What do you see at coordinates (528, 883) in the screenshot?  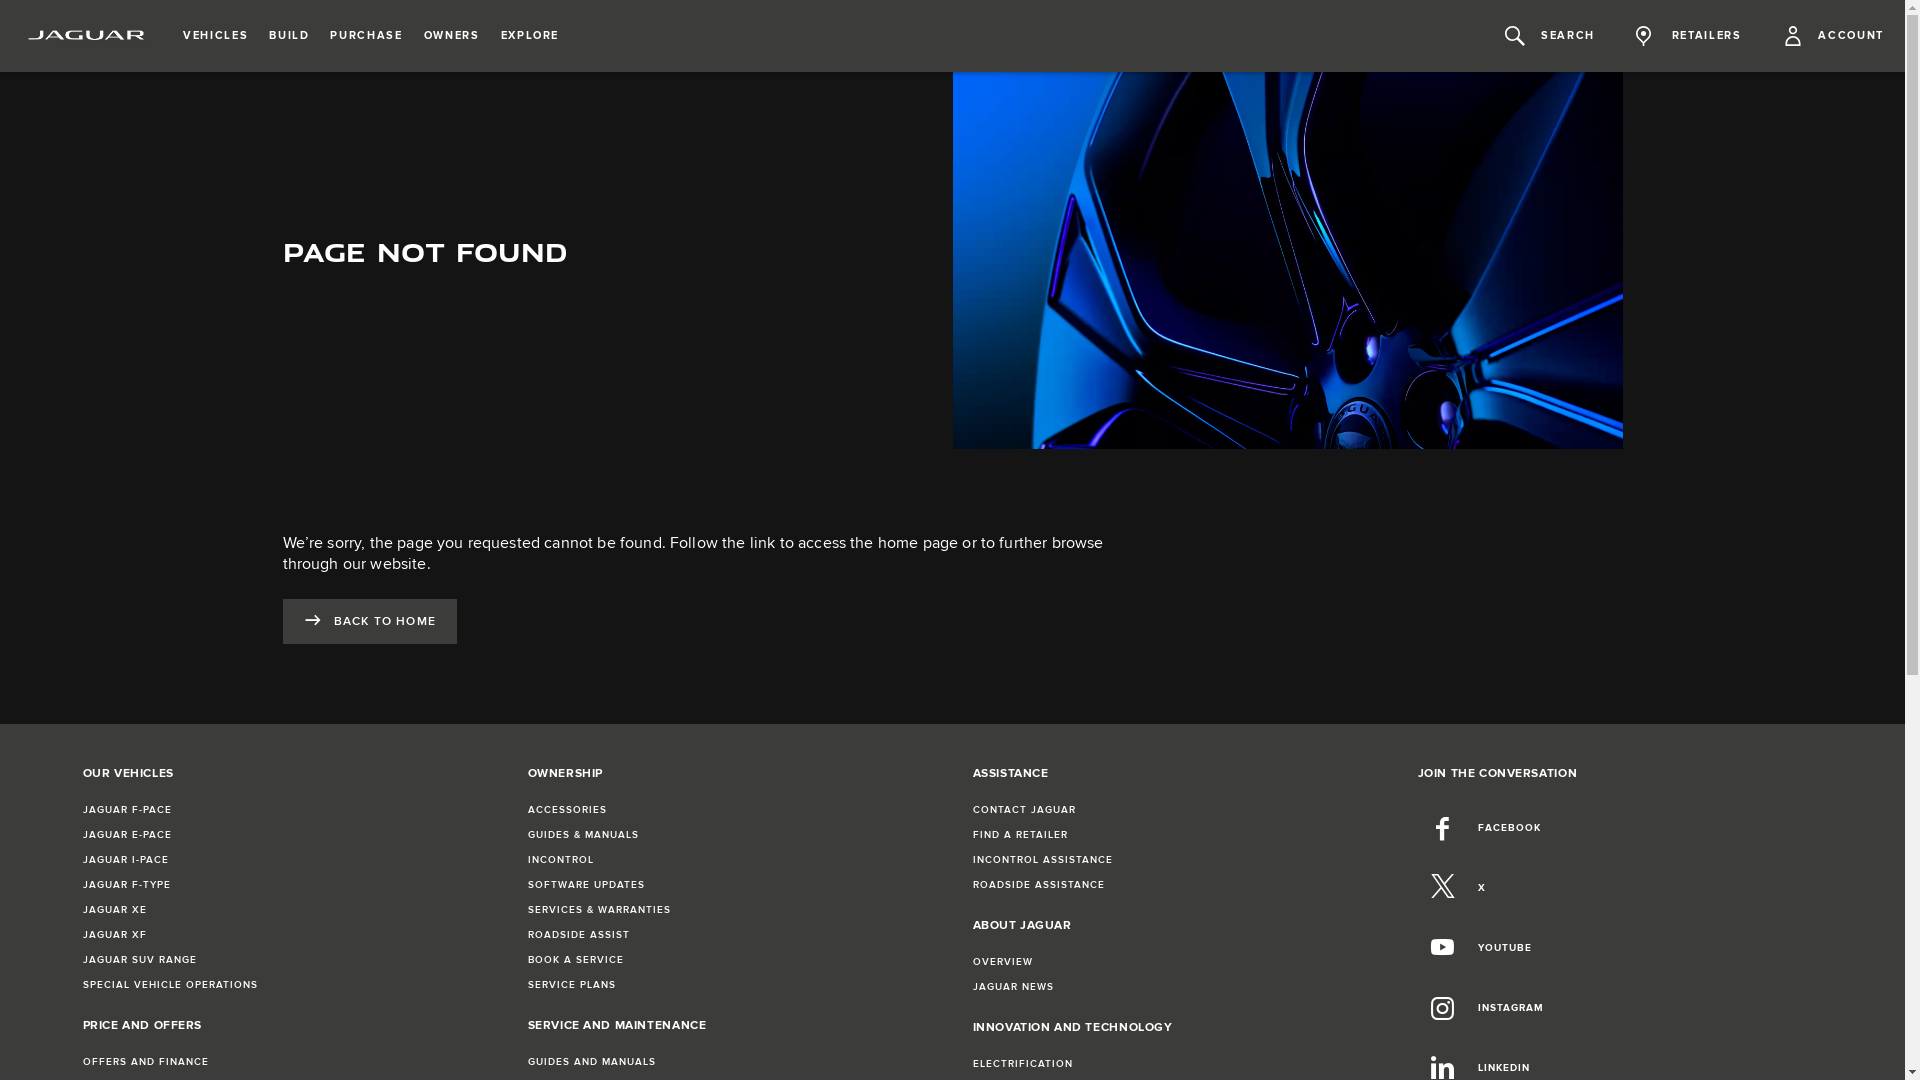 I see `'SOFTWARE UPDATES'` at bounding box center [528, 883].